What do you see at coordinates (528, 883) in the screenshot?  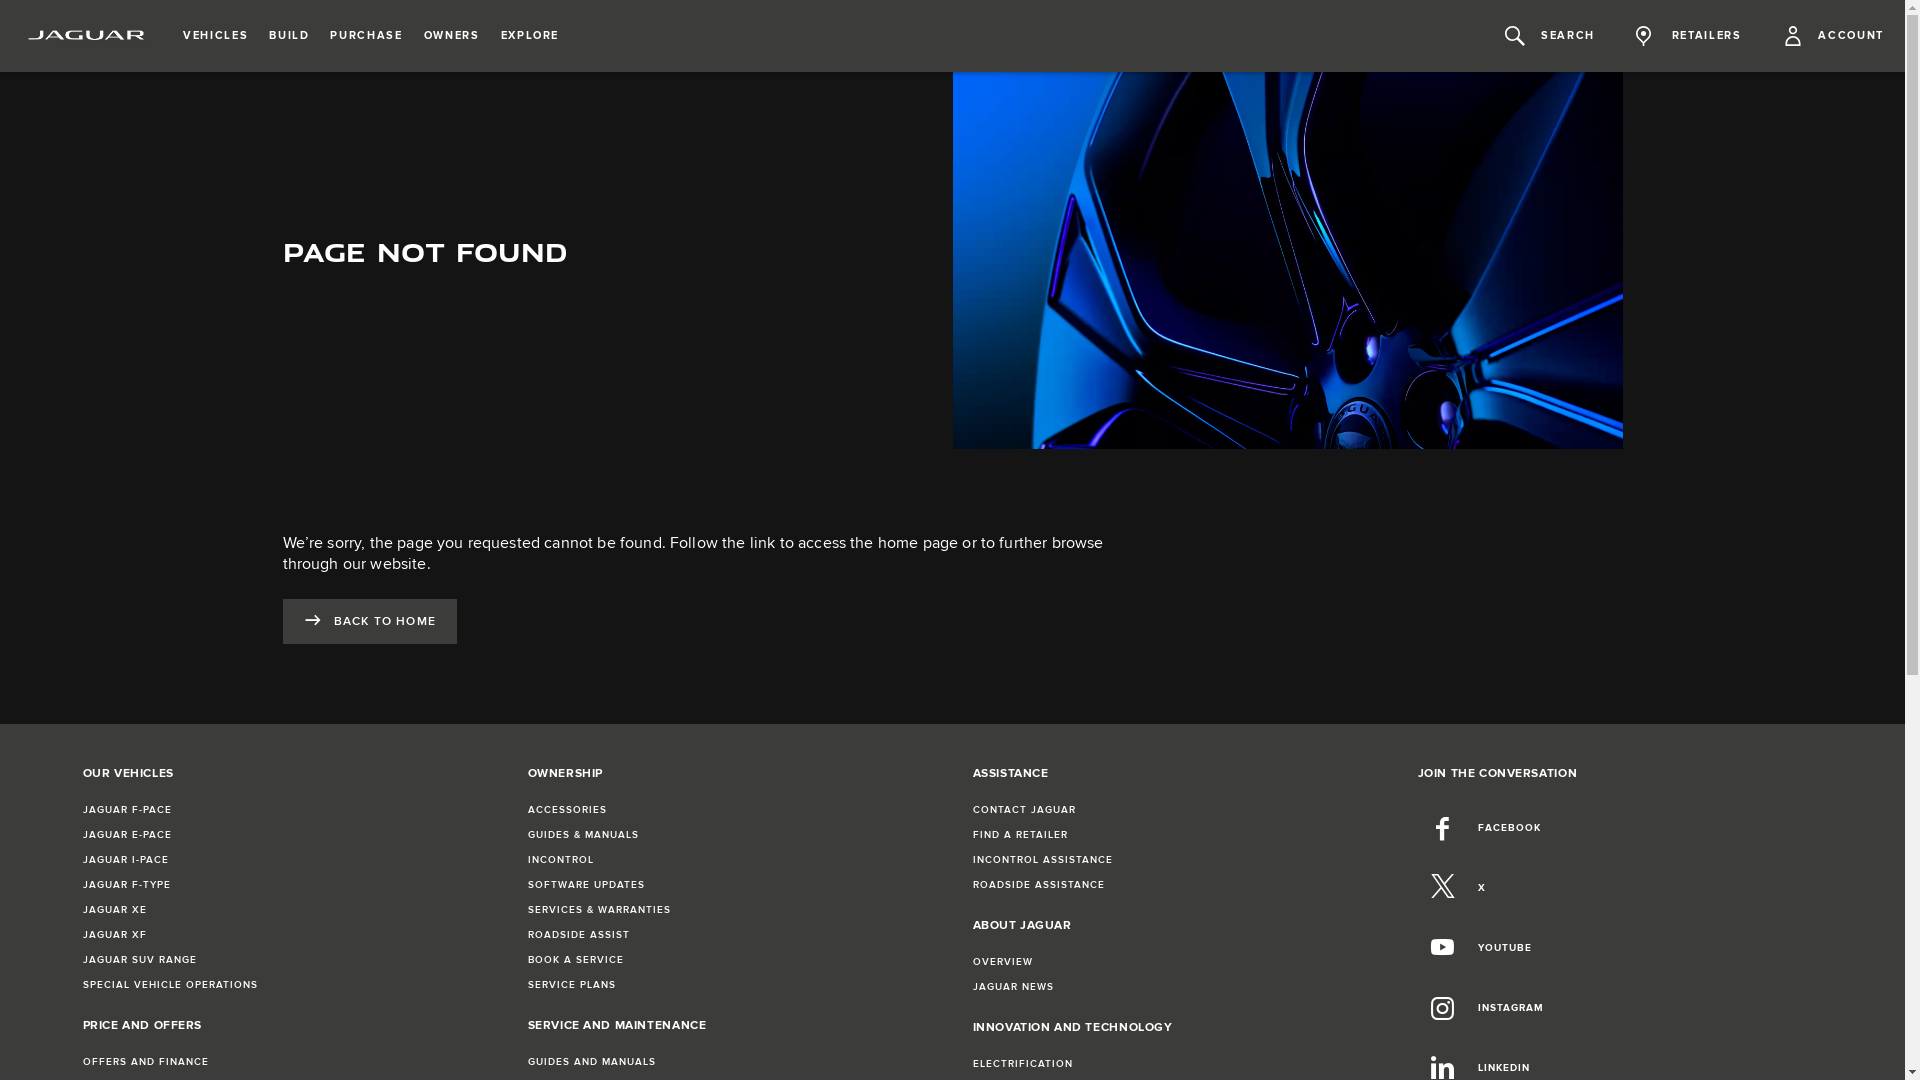 I see `'SOFTWARE UPDATES'` at bounding box center [528, 883].